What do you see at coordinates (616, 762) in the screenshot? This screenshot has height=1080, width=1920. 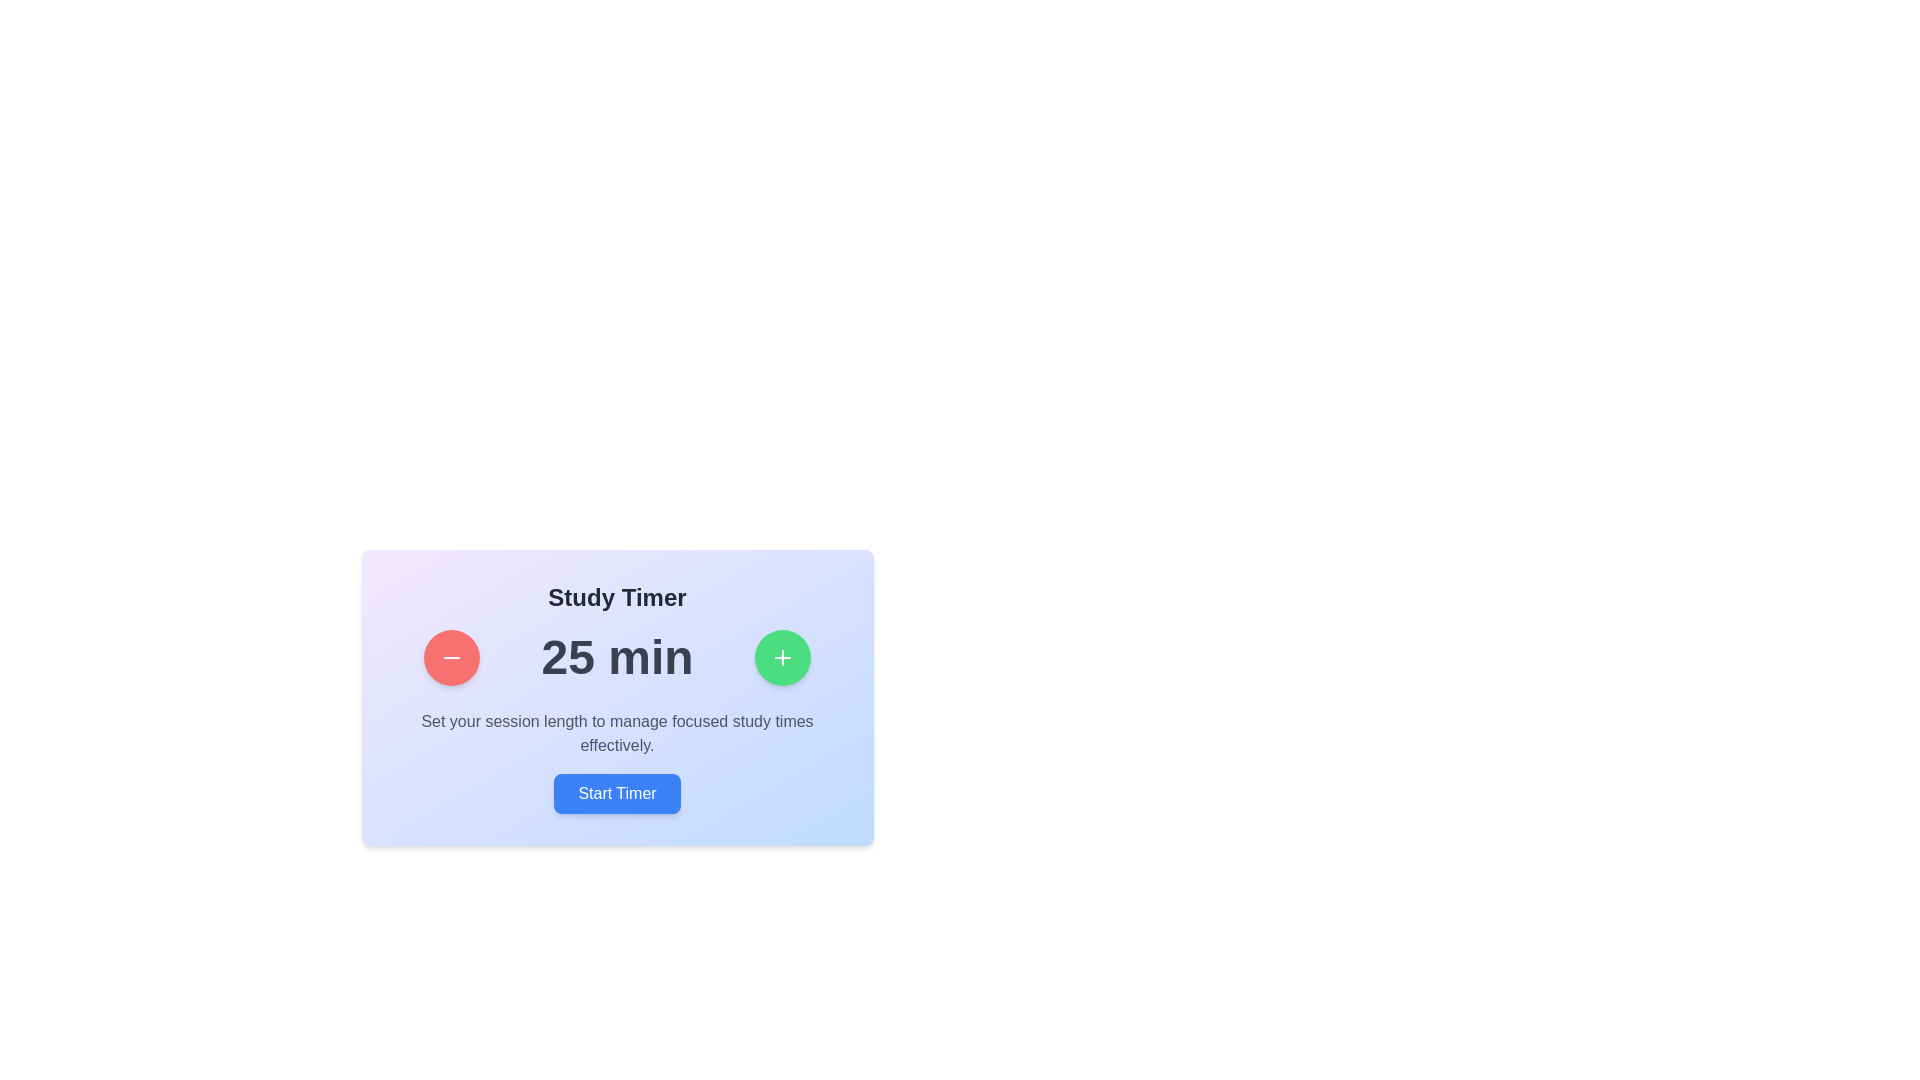 I see `the interactive button that initiates a timer for a study session, located within a card below the '25 min' section` at bounding box center [616, 762].